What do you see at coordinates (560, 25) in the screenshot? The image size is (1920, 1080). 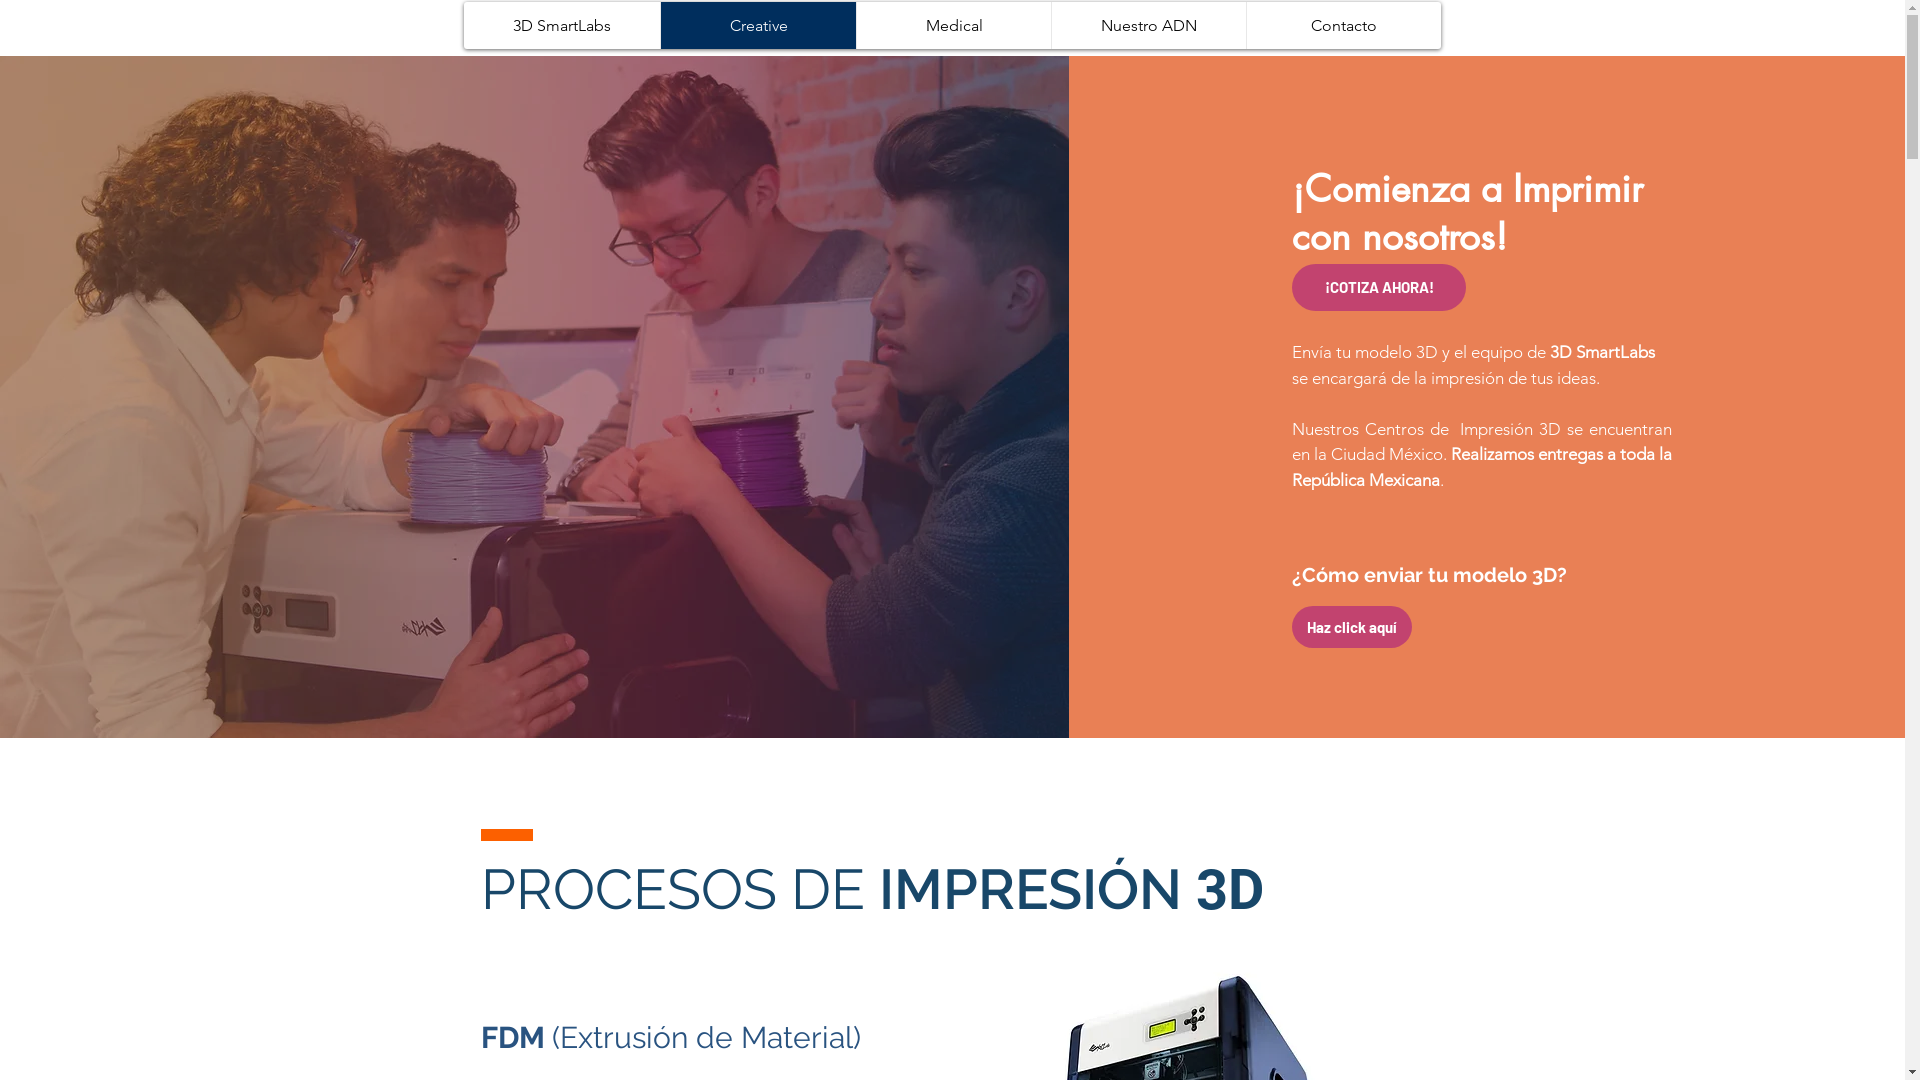 I see `'3D SmartLabs'` at bounding box center [560, 25].